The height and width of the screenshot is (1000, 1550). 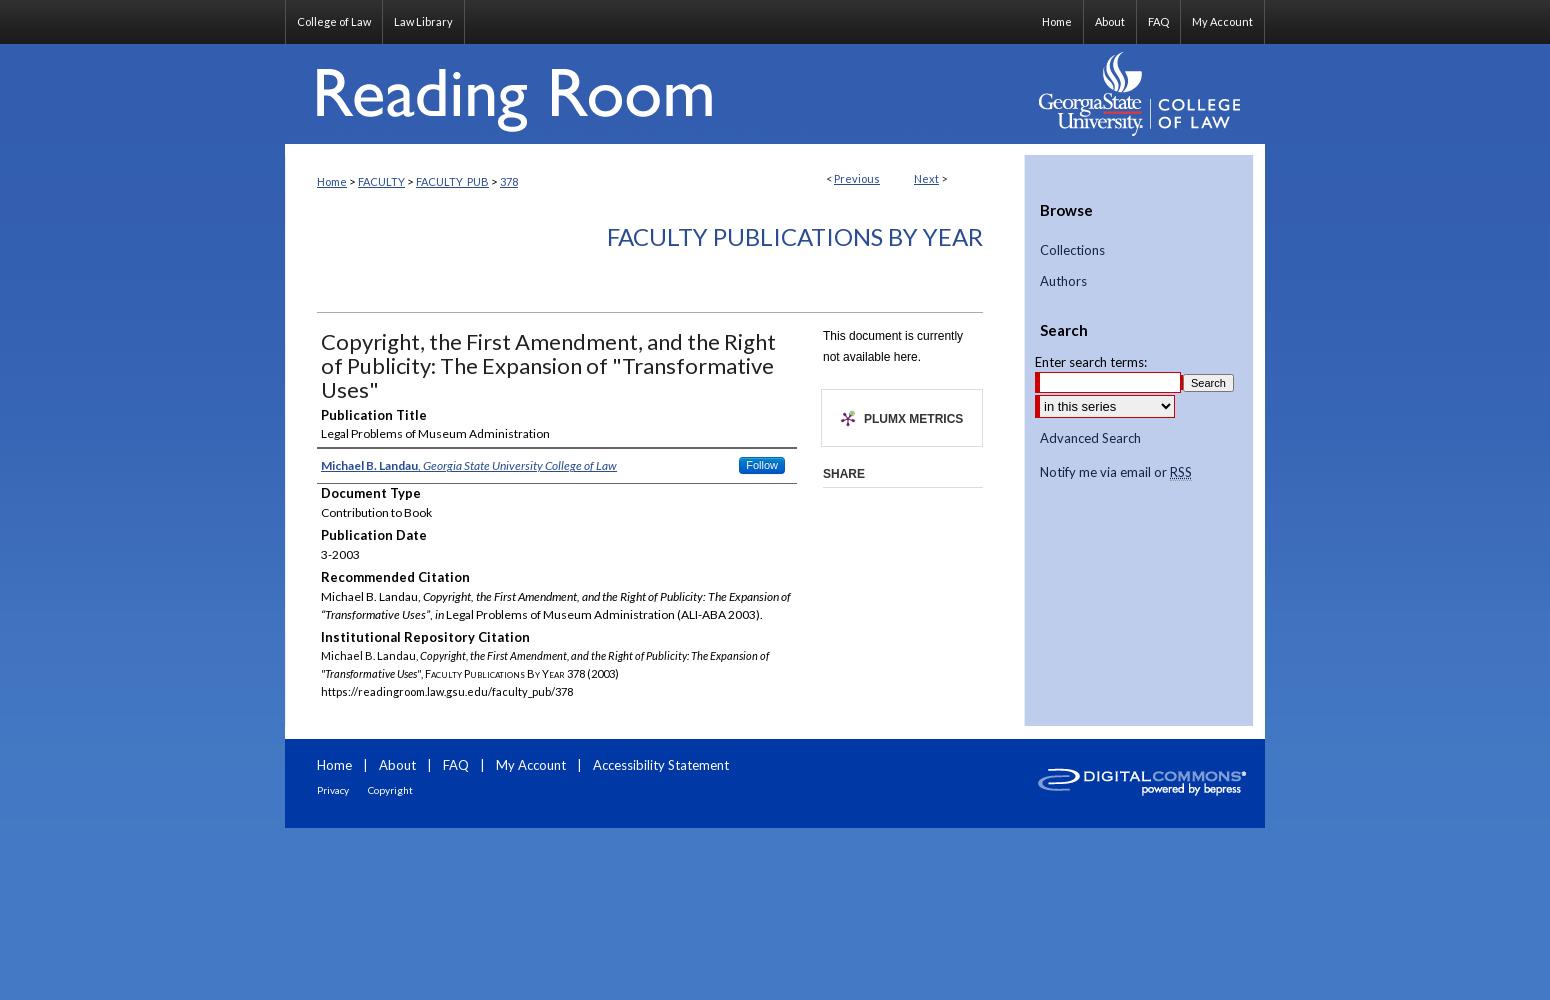 What do you see at coordinates (447, 690) in the screenshot?
I see `'https://readingroom.law.gsu.edu/faculty_pub/378'` at bounding box center [447, 690].